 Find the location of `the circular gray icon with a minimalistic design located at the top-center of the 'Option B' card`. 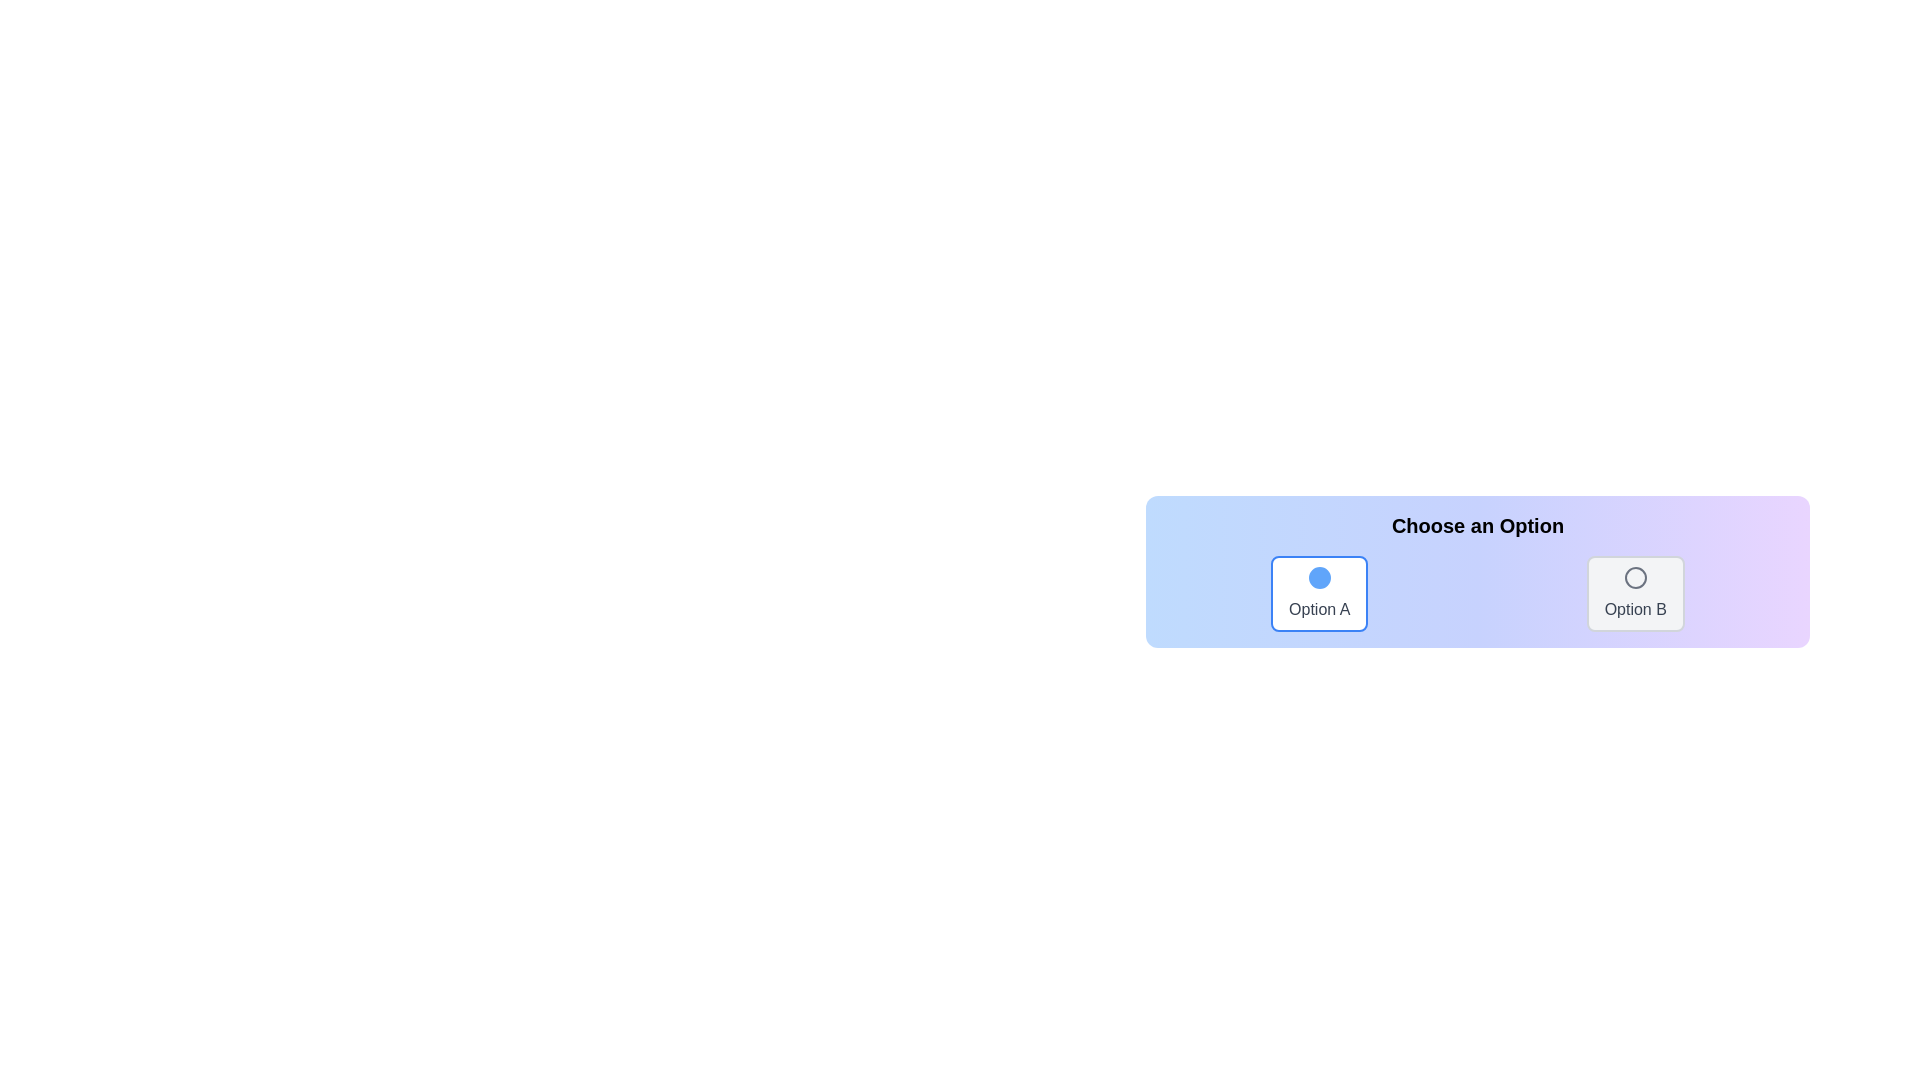

the circular gray icon with a minimalistic design located at the top-center of the 'Option B' card is located at coordinates (1635, 578).